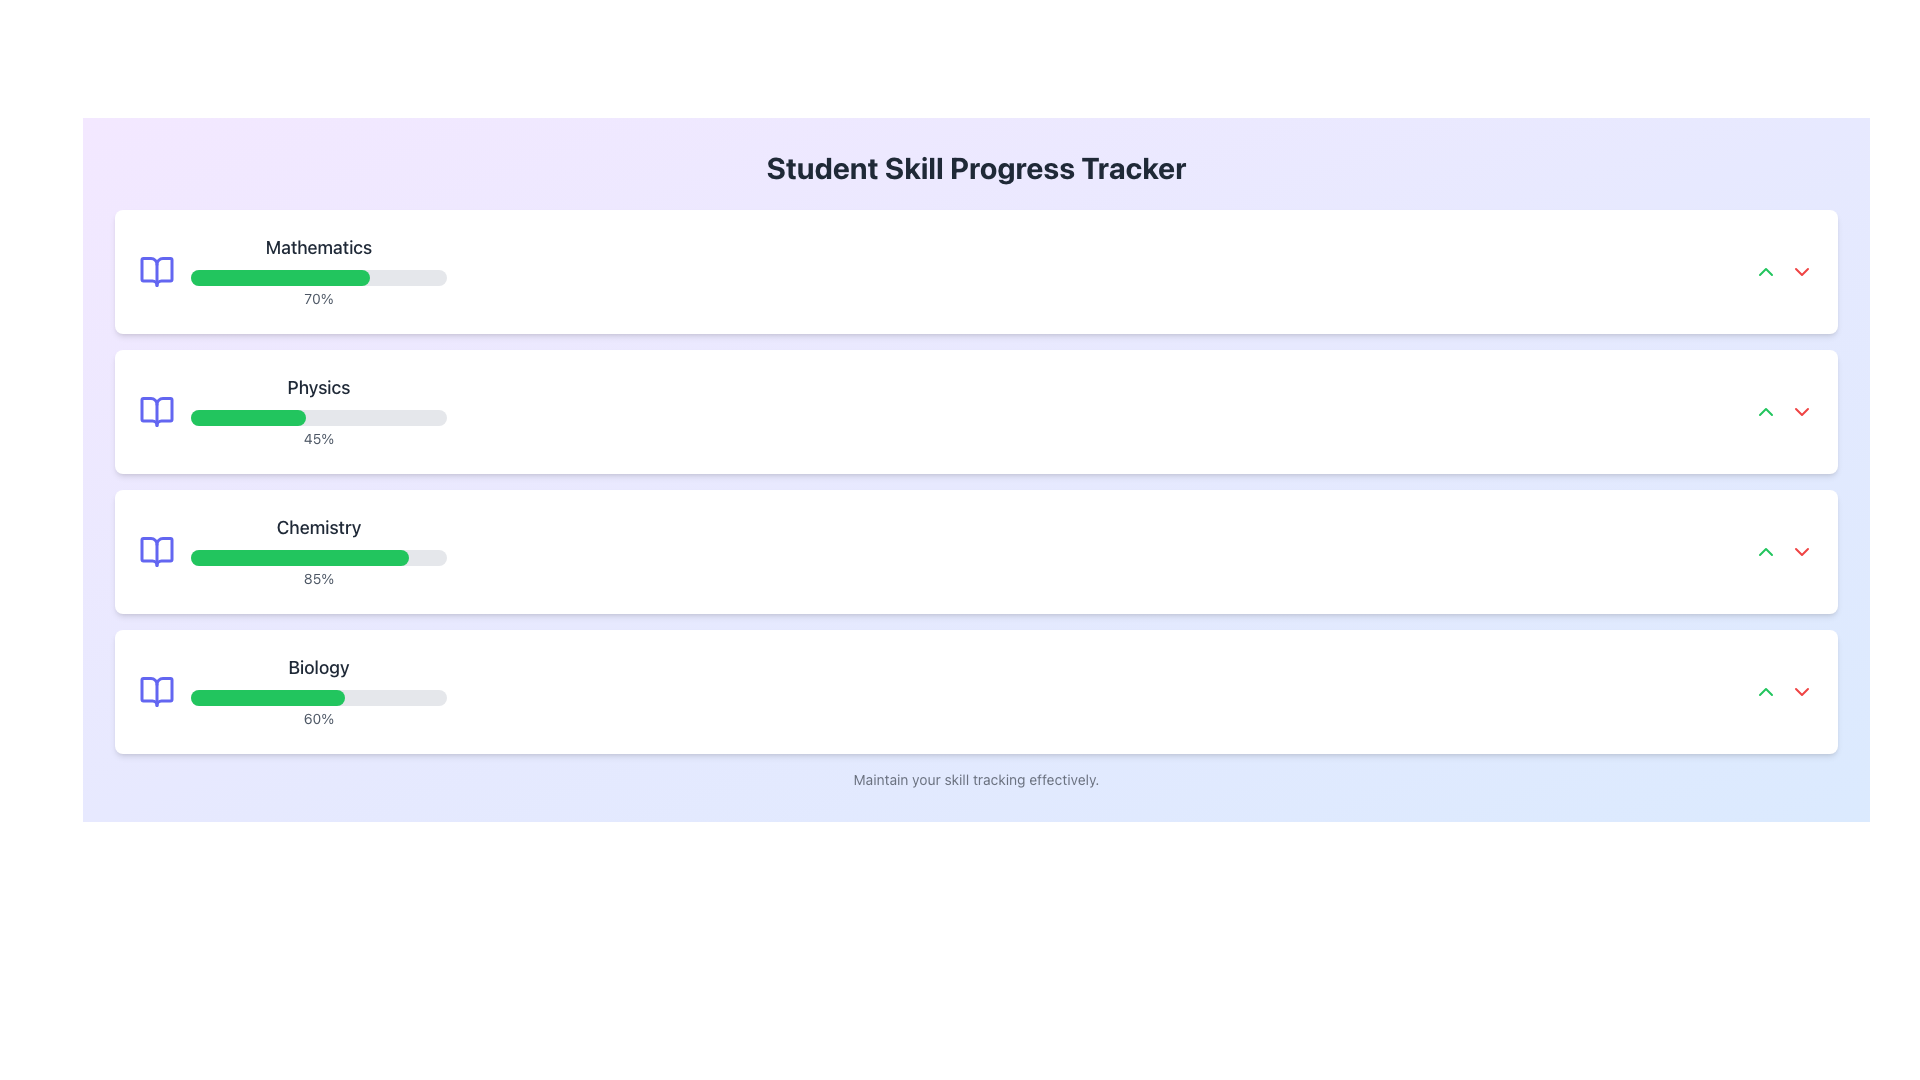  What do you see at coordinates (1801, 690) in the screenshot?
I see `the red downward-pointing chevron icon located to the far right of the 'Biology' skill bar` at bounding box center [1801, 690].